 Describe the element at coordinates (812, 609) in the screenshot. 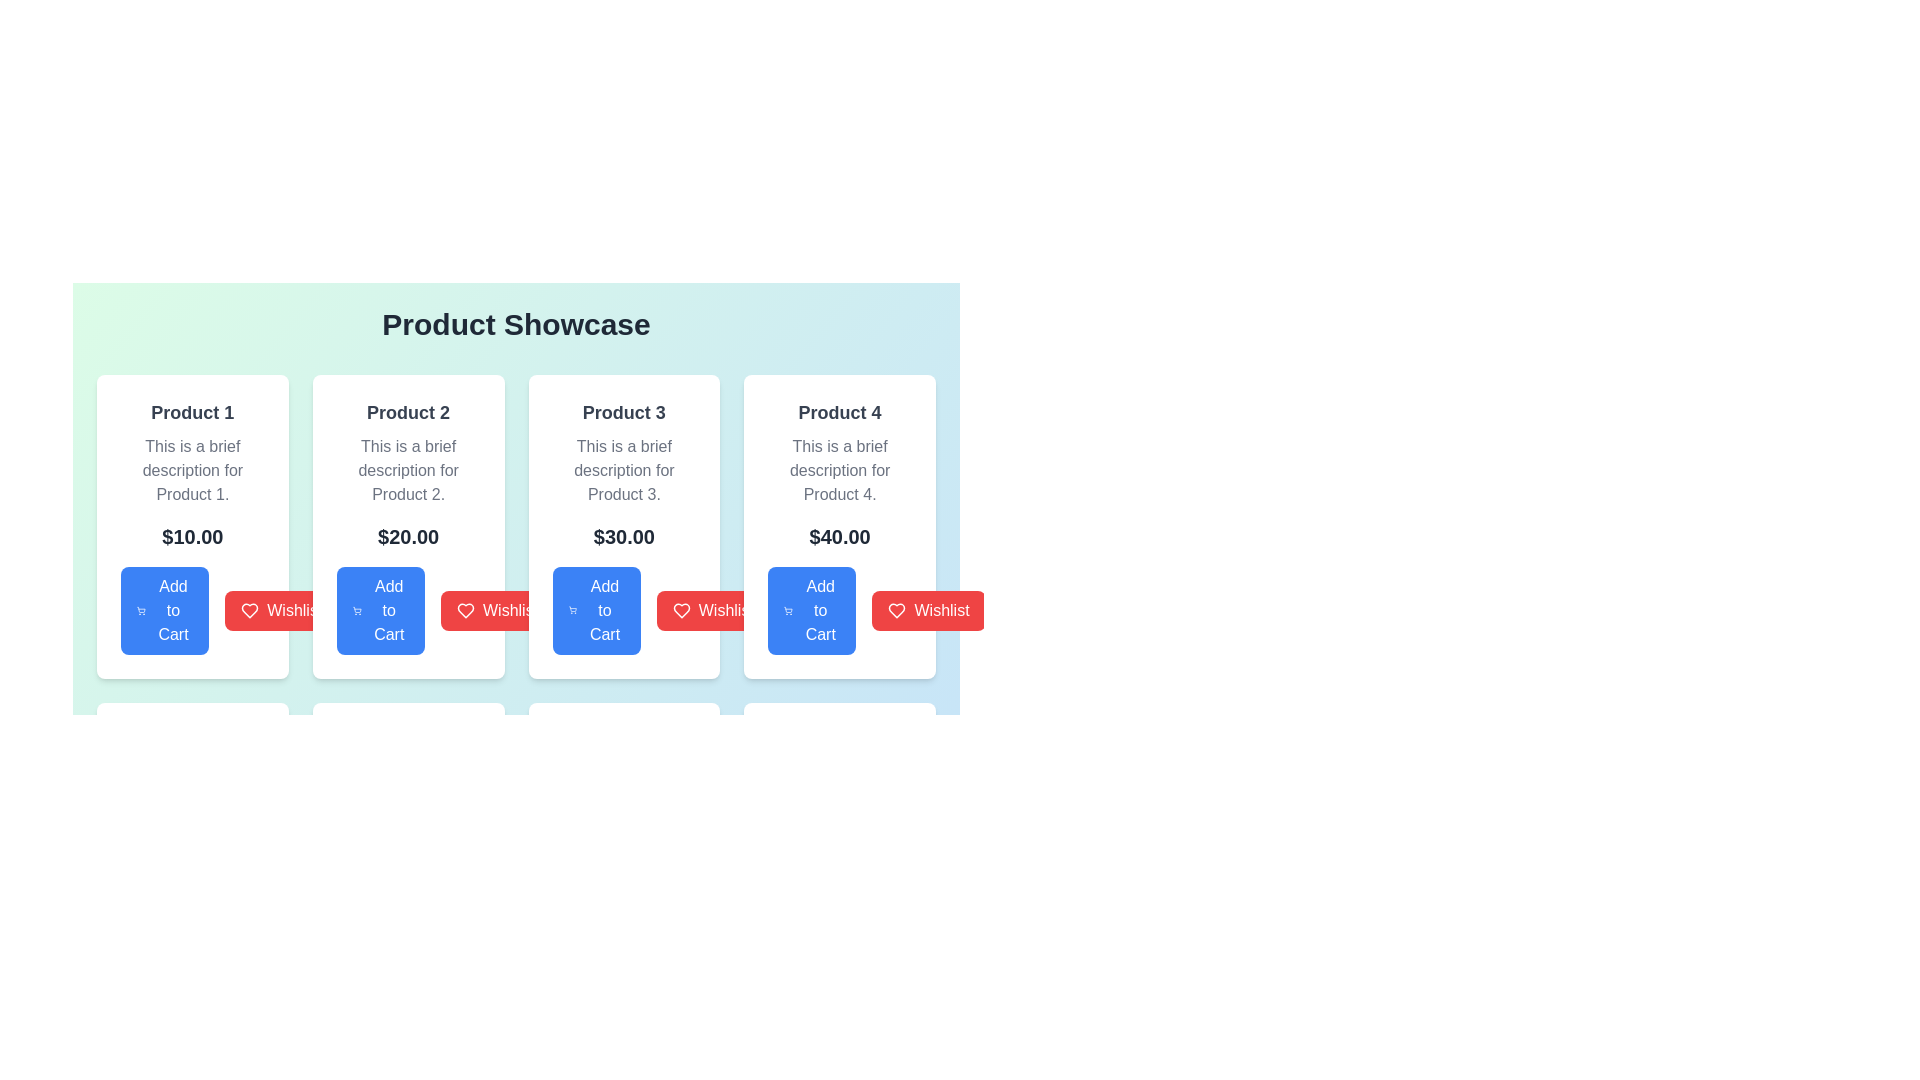

I see `the 'Add to Cart' button for 'Product 4' located at the bottom of its product card, next to the red 'Wishlist' button` at that location.